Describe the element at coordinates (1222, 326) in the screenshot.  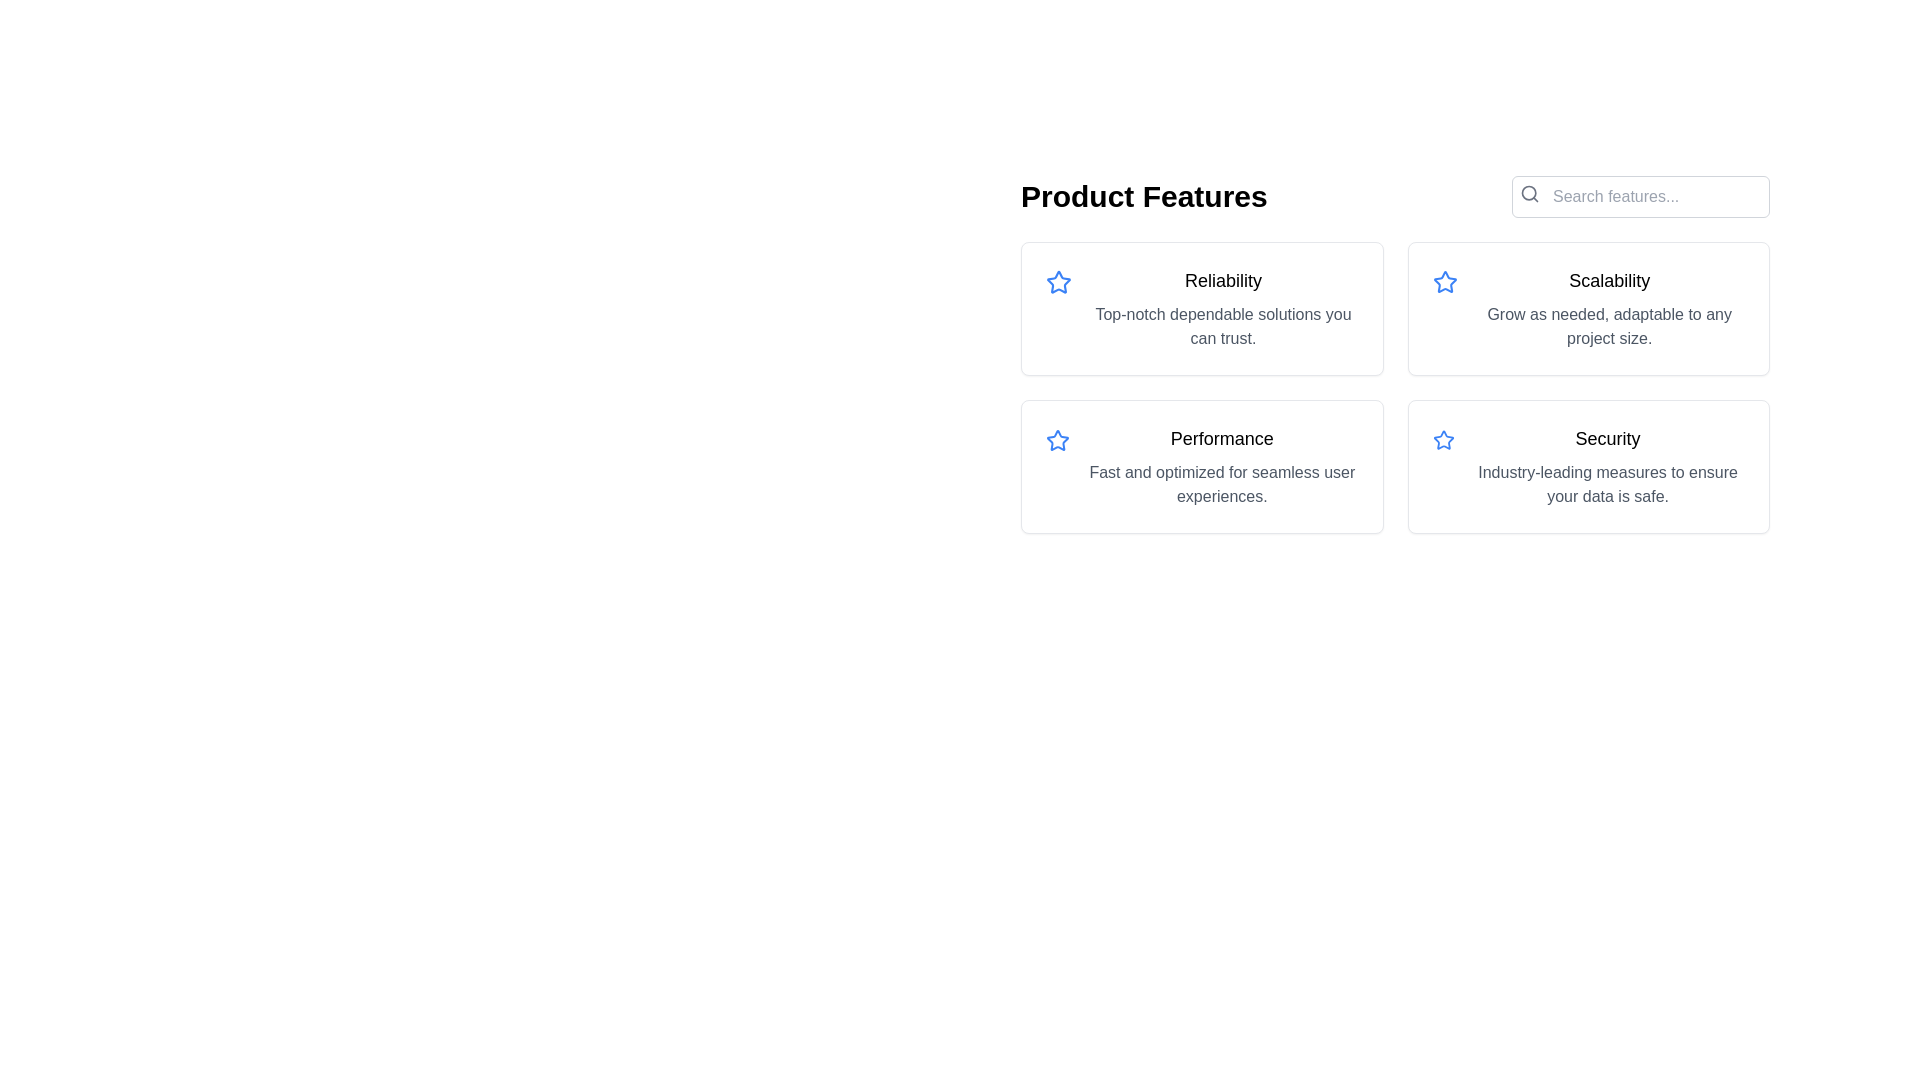
I see `the text component displaying 'Top-notch dependable solutions you can trust.' located below the 'Reliability' heading in the feature card` at that location.